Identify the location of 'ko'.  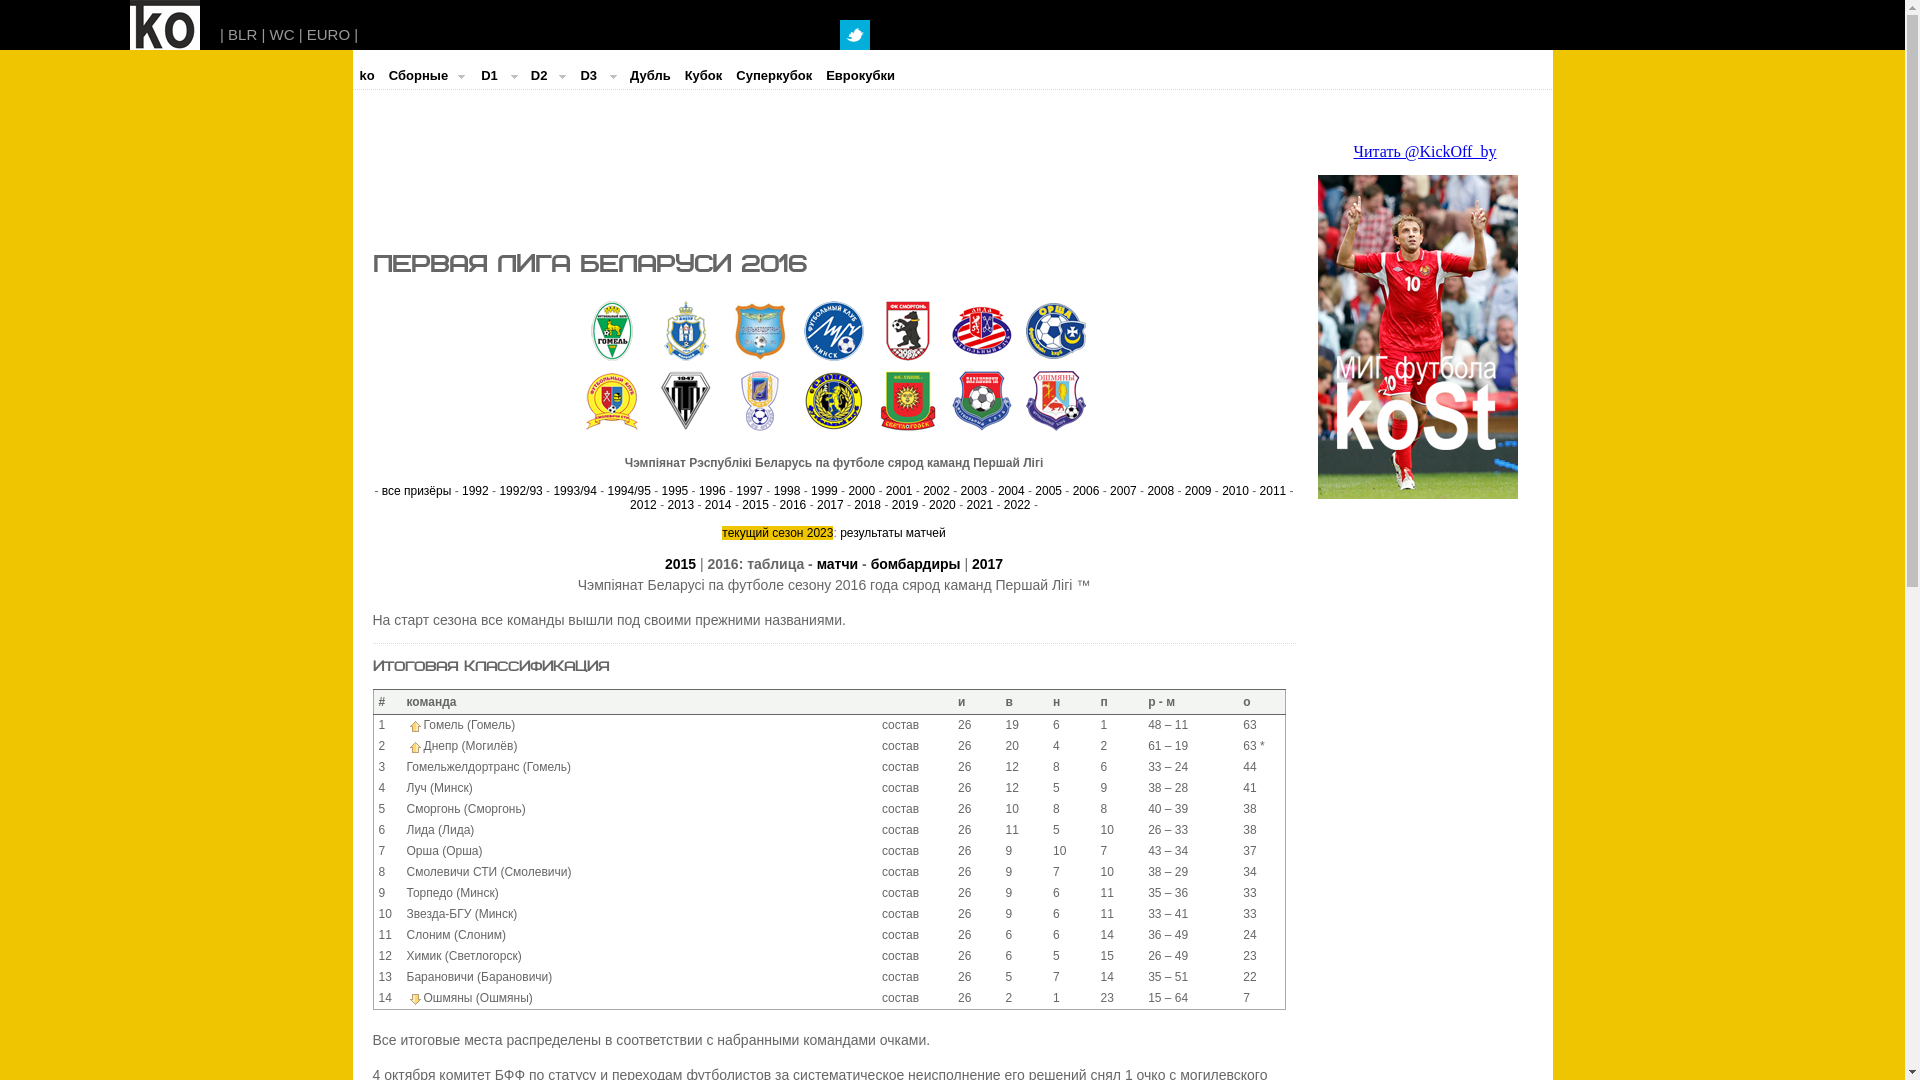
(351, 75).